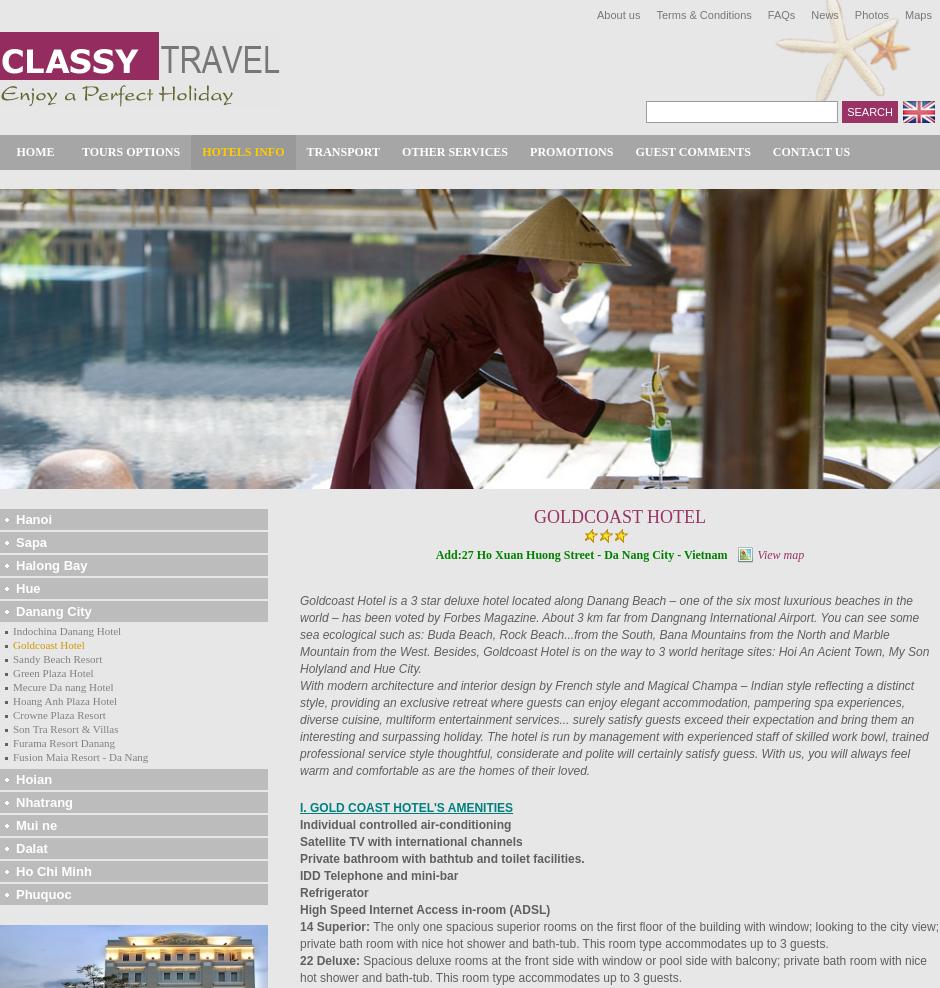 The height and width of the screenshot is (988, 940). Describe the element at coordinates (811, 150) in the screenshot. I see `'Contact Us'` at that location.